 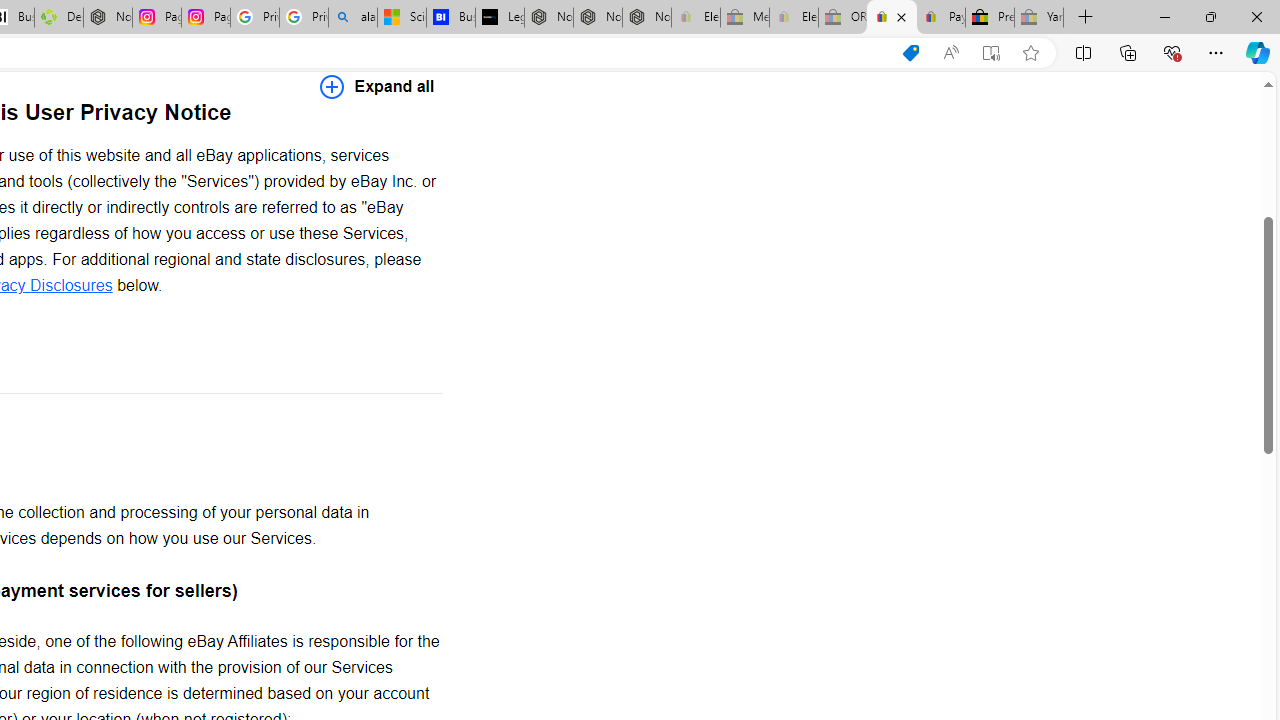 I want to click on 'User Privacy Notice | eBay', so click(x=891, y=17).